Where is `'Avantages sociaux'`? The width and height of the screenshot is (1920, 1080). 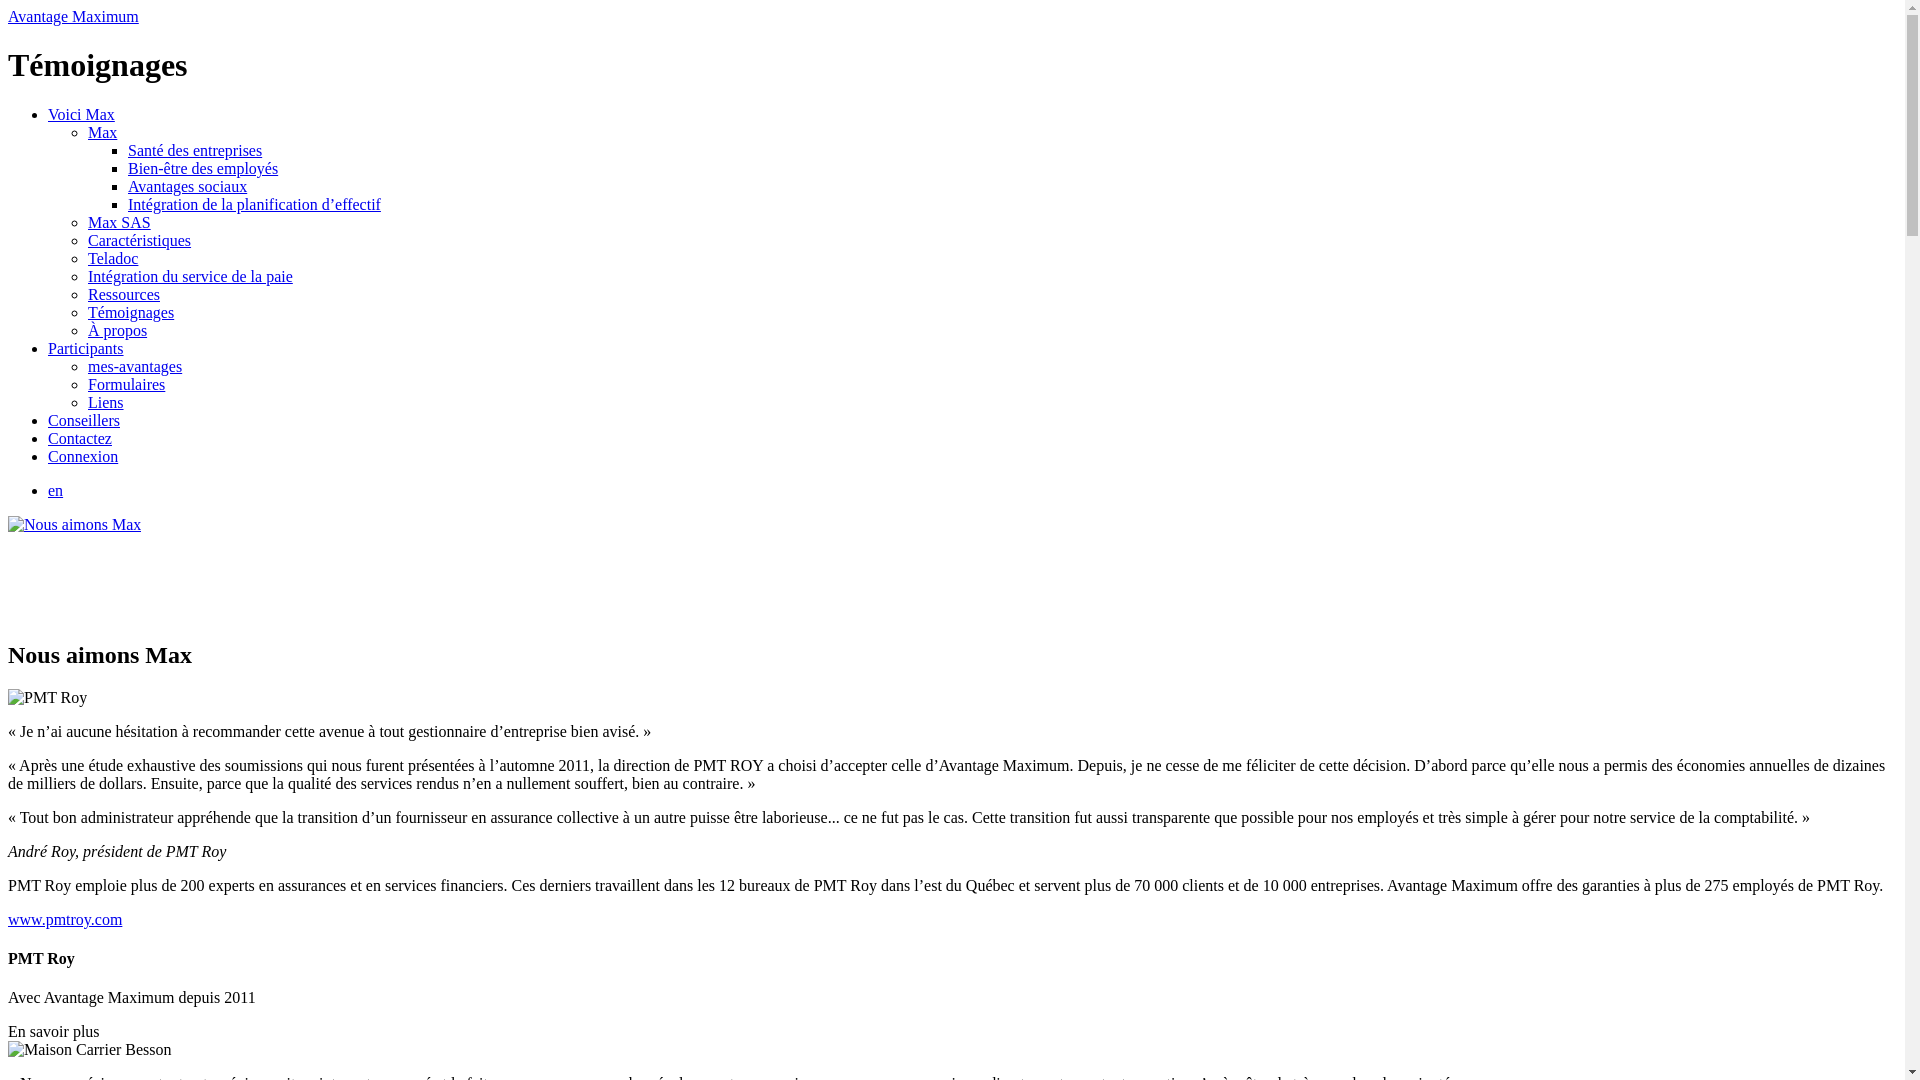
'Avantages sociaux' is located at coordinates (187, 186).